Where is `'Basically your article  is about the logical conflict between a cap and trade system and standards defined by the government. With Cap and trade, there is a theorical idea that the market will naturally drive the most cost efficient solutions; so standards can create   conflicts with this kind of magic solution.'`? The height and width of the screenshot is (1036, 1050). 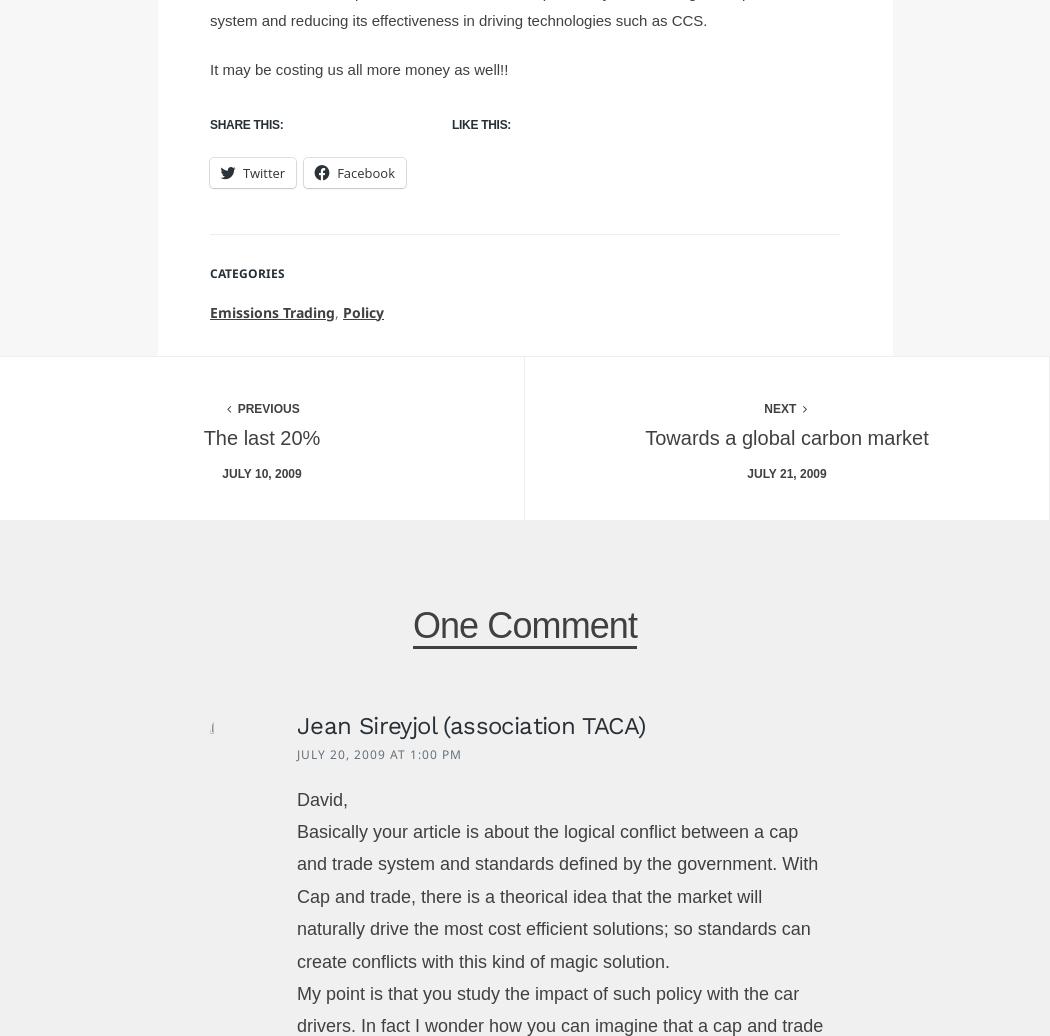
'Basically your article  is about the logical conflict between a cap and trade system and standards defined by the government. With Cap and trade, there is a theorical idea that the market will naturally drive the most cost efficient solutions; so standards can create   conflicts with this kind of magic solution.' is located at coordinates (557, 896).